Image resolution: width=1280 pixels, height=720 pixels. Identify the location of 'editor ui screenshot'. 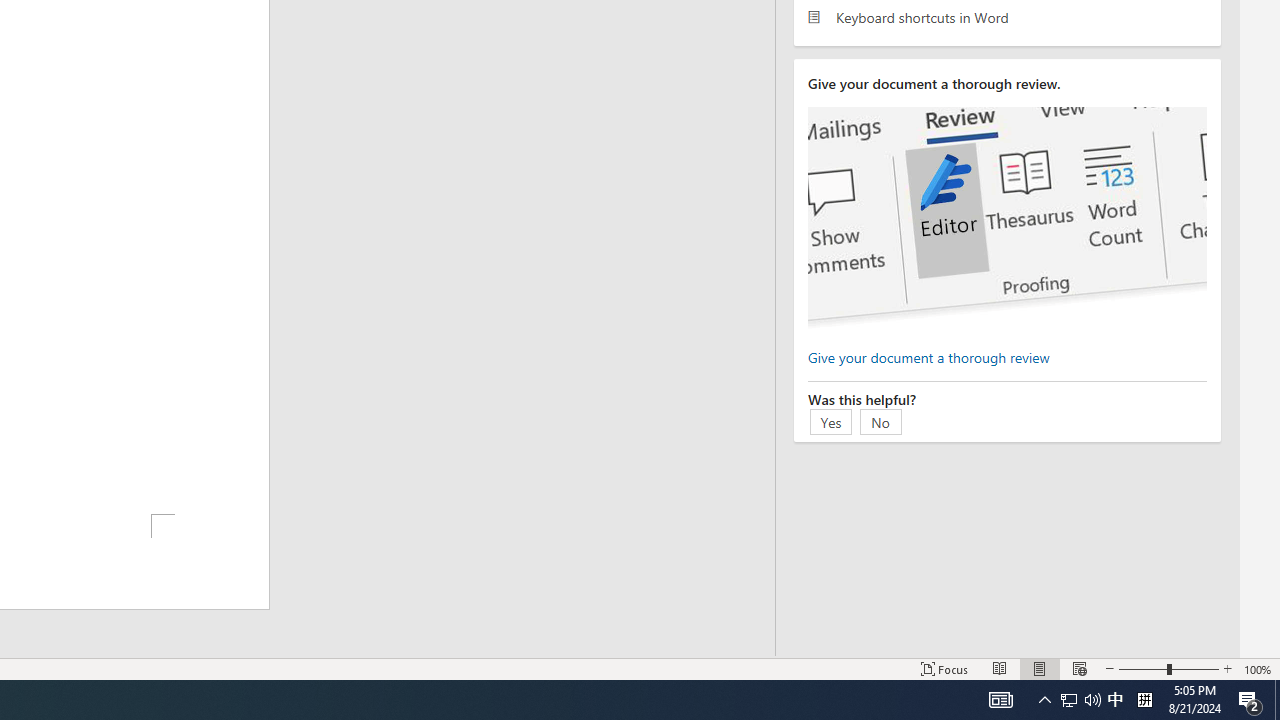
(1007, 218).